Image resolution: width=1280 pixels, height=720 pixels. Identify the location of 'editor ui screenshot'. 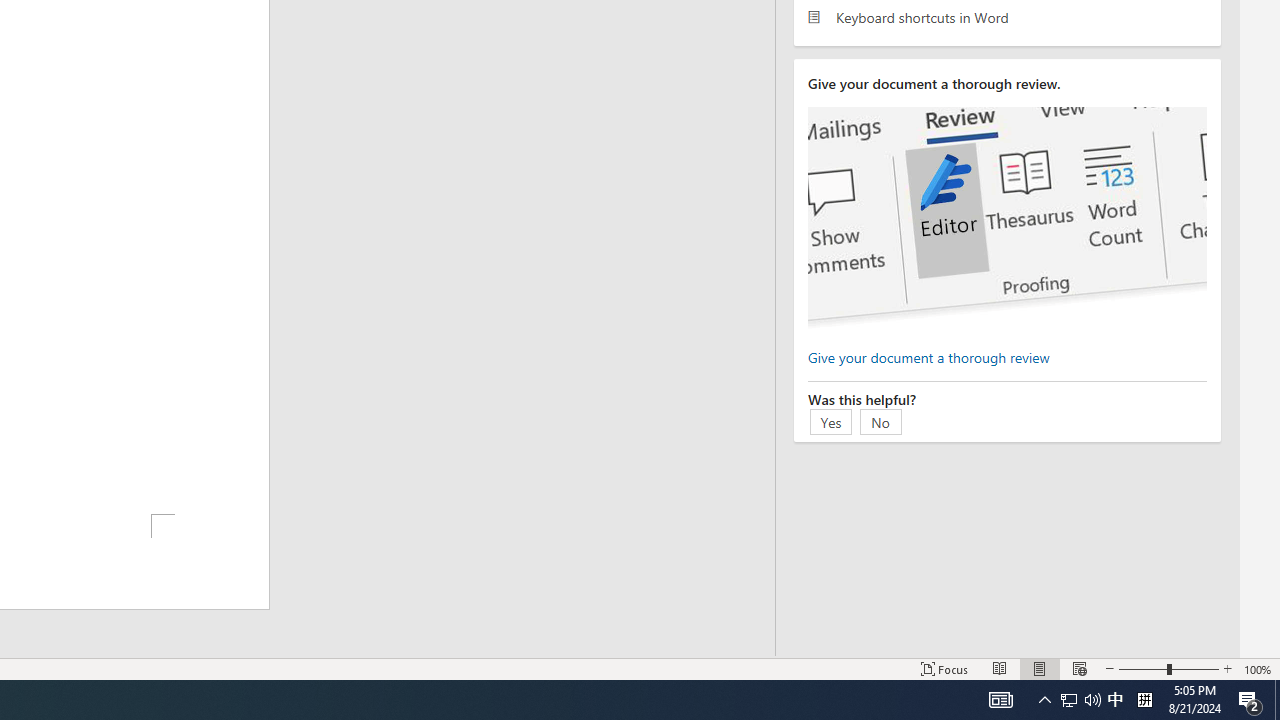
(1007, 218).